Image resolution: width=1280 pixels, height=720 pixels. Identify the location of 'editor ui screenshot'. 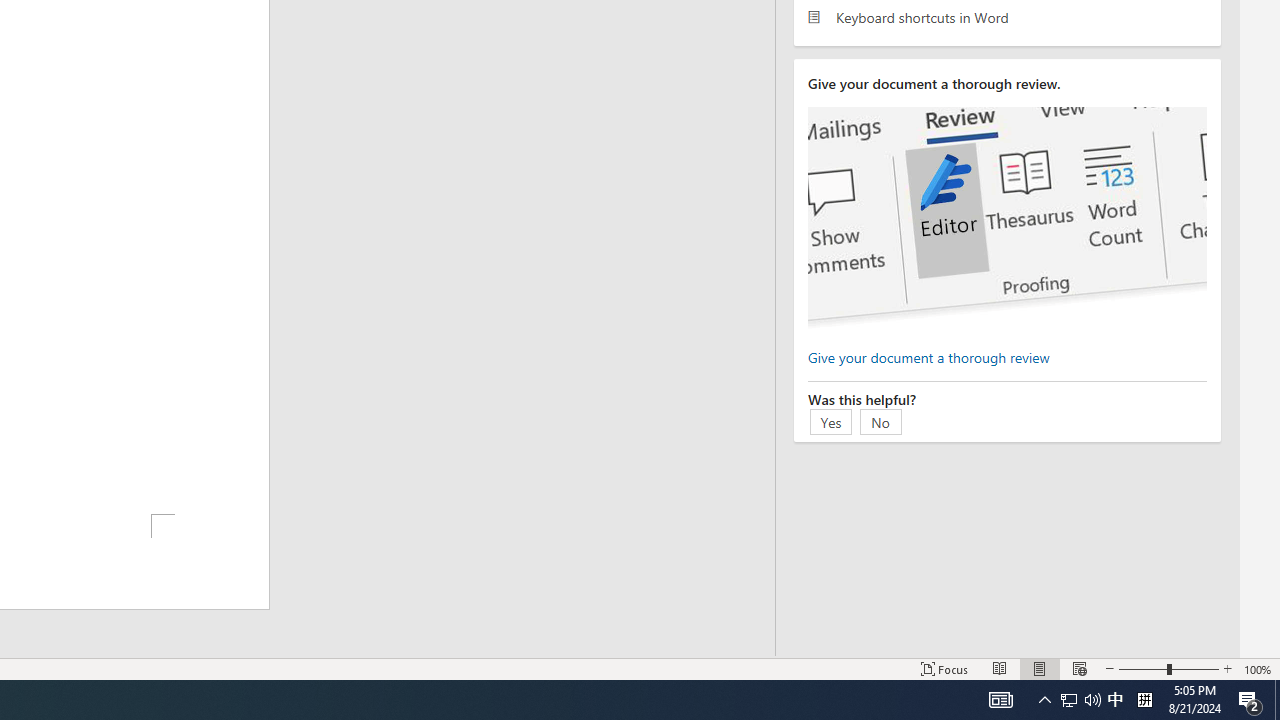
(1007, 218).